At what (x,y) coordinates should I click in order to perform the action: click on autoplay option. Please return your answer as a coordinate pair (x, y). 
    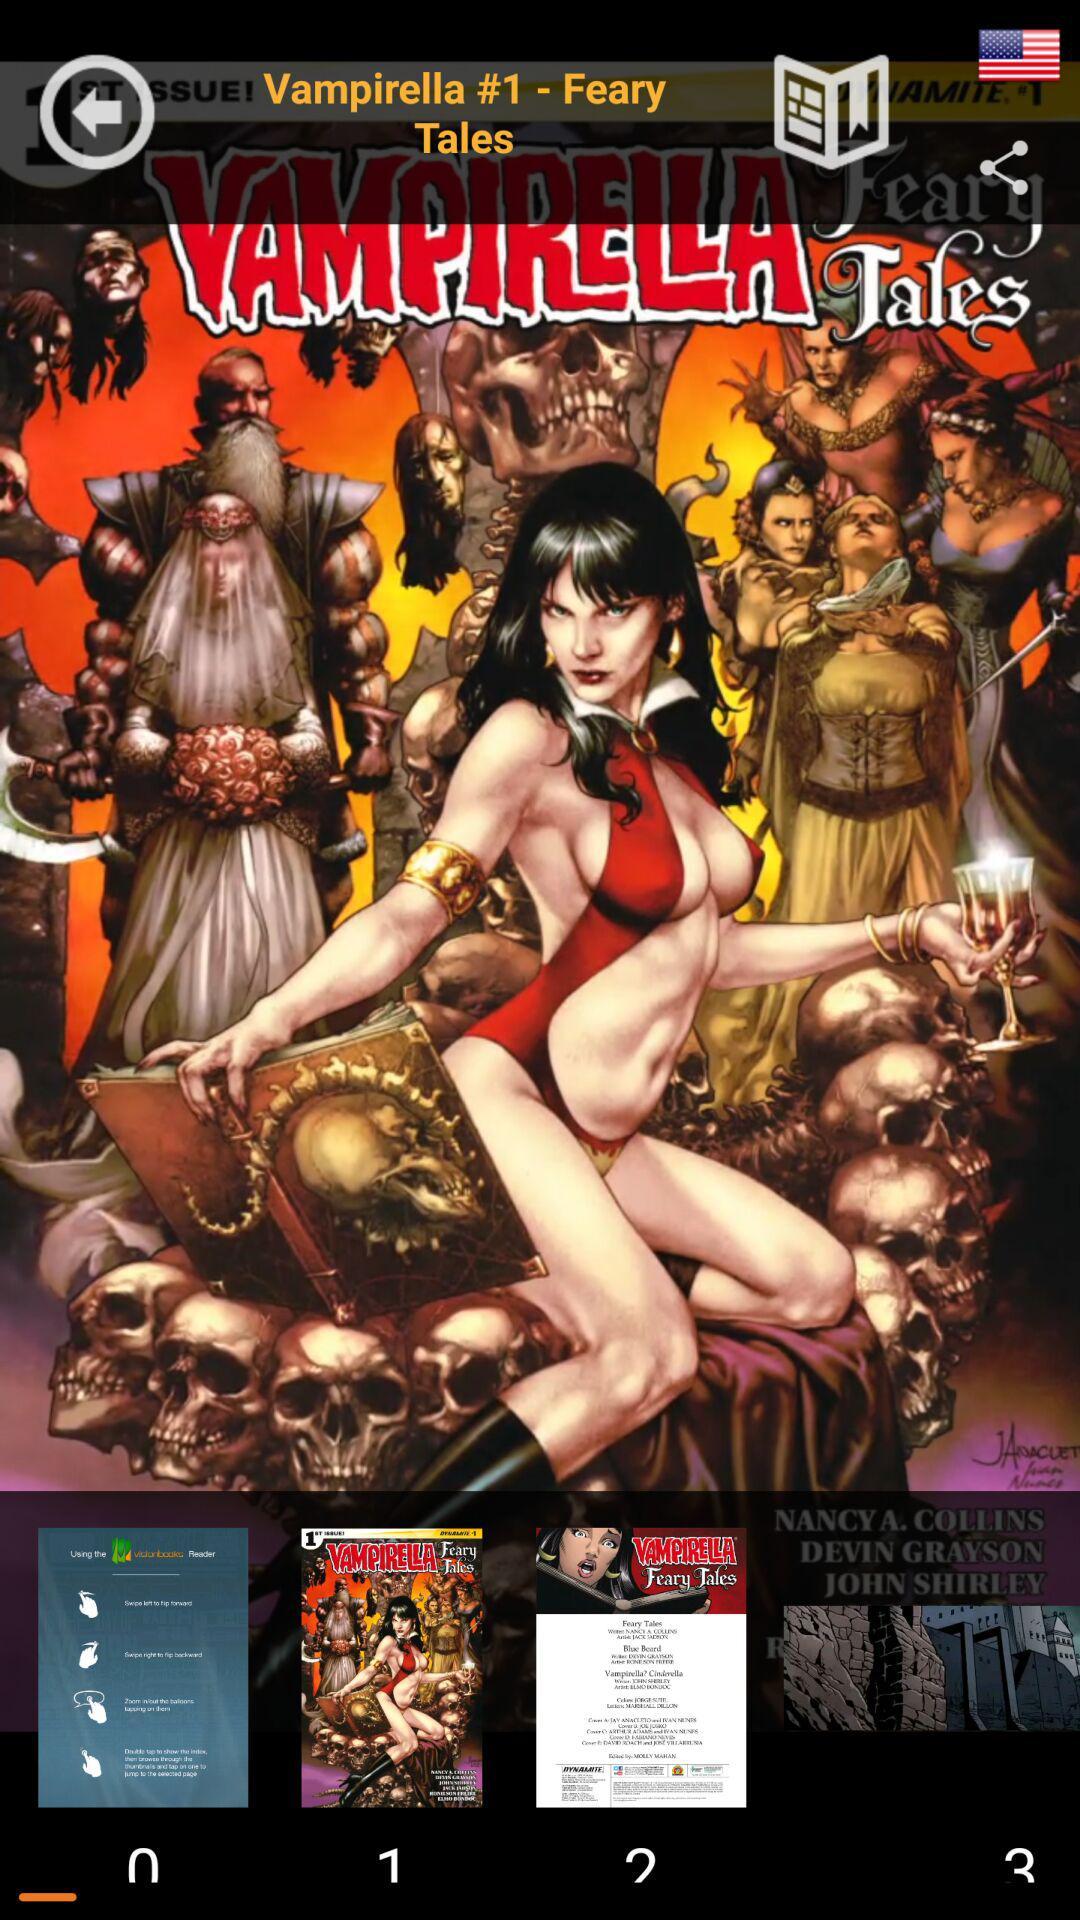
    Looking at the image, I should click on (1019, 55).